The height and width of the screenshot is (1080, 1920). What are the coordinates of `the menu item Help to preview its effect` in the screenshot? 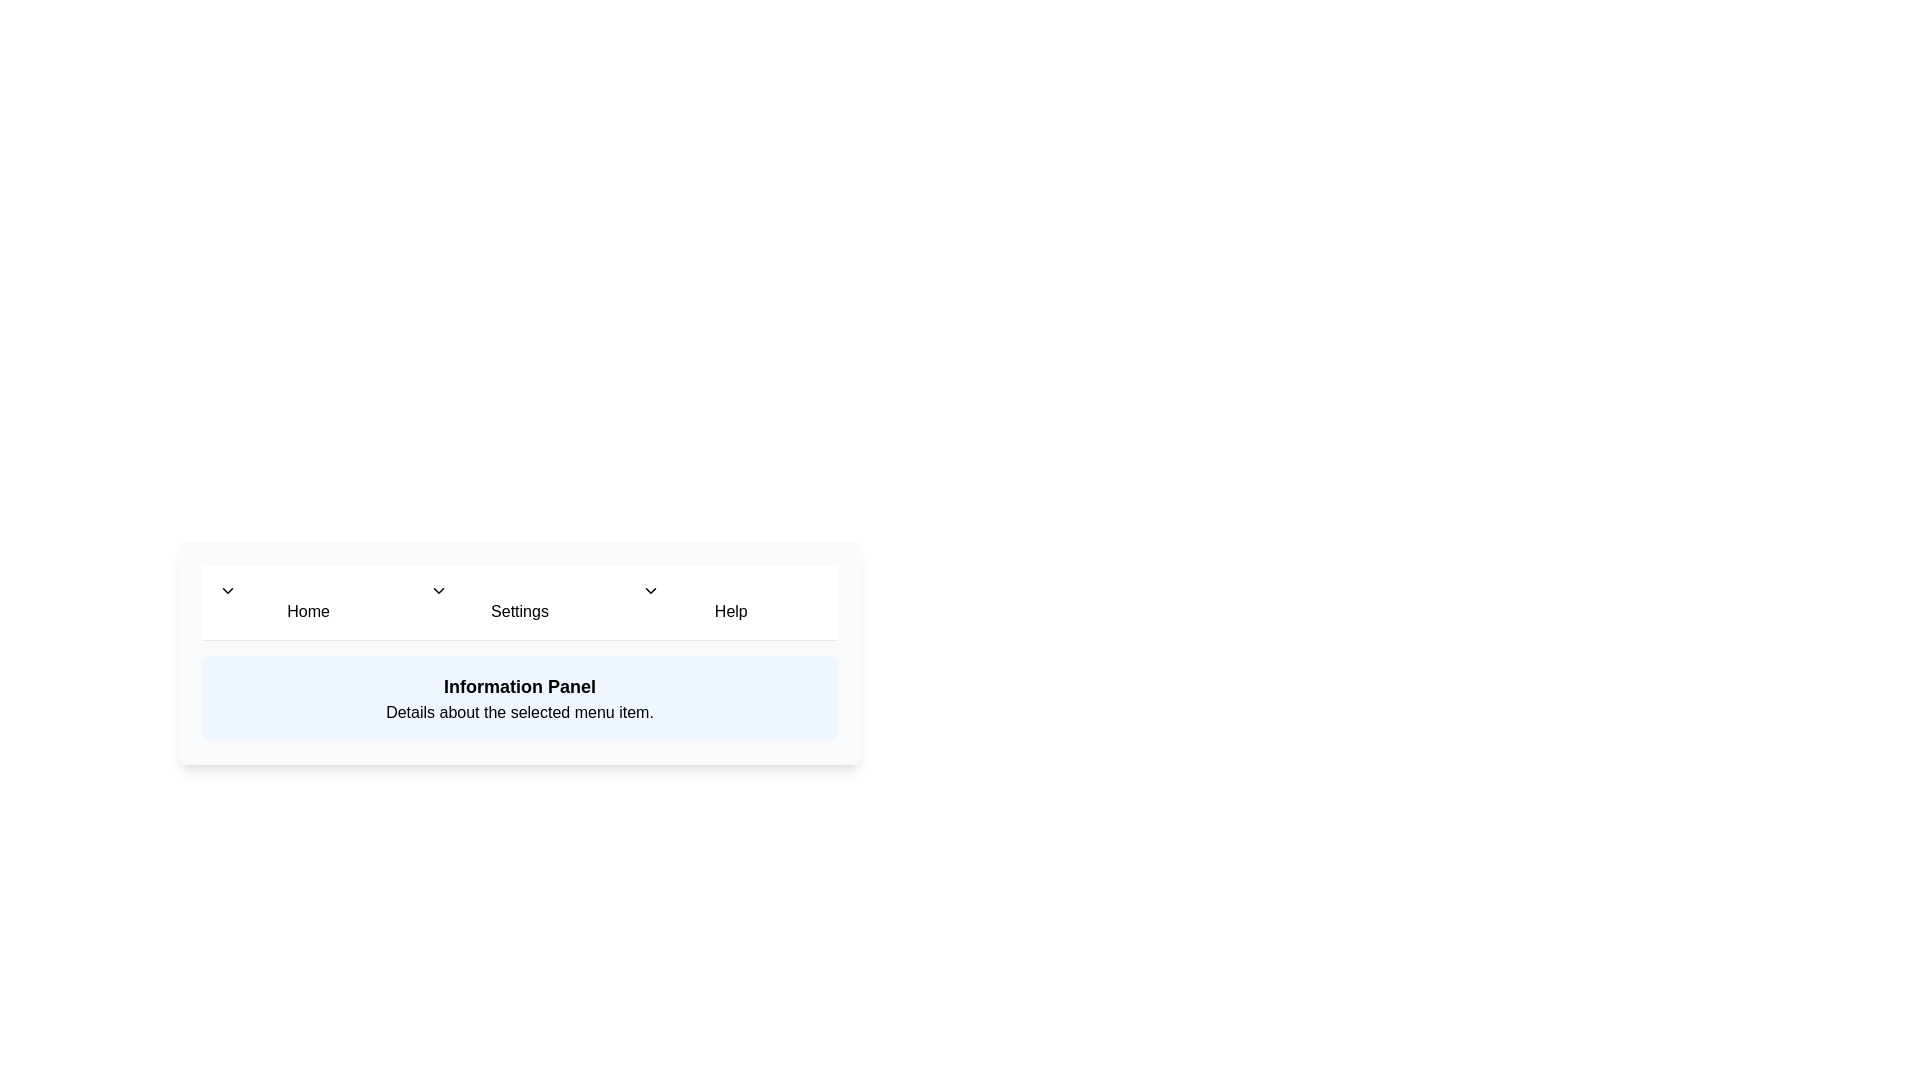 It's located at (729, 601).